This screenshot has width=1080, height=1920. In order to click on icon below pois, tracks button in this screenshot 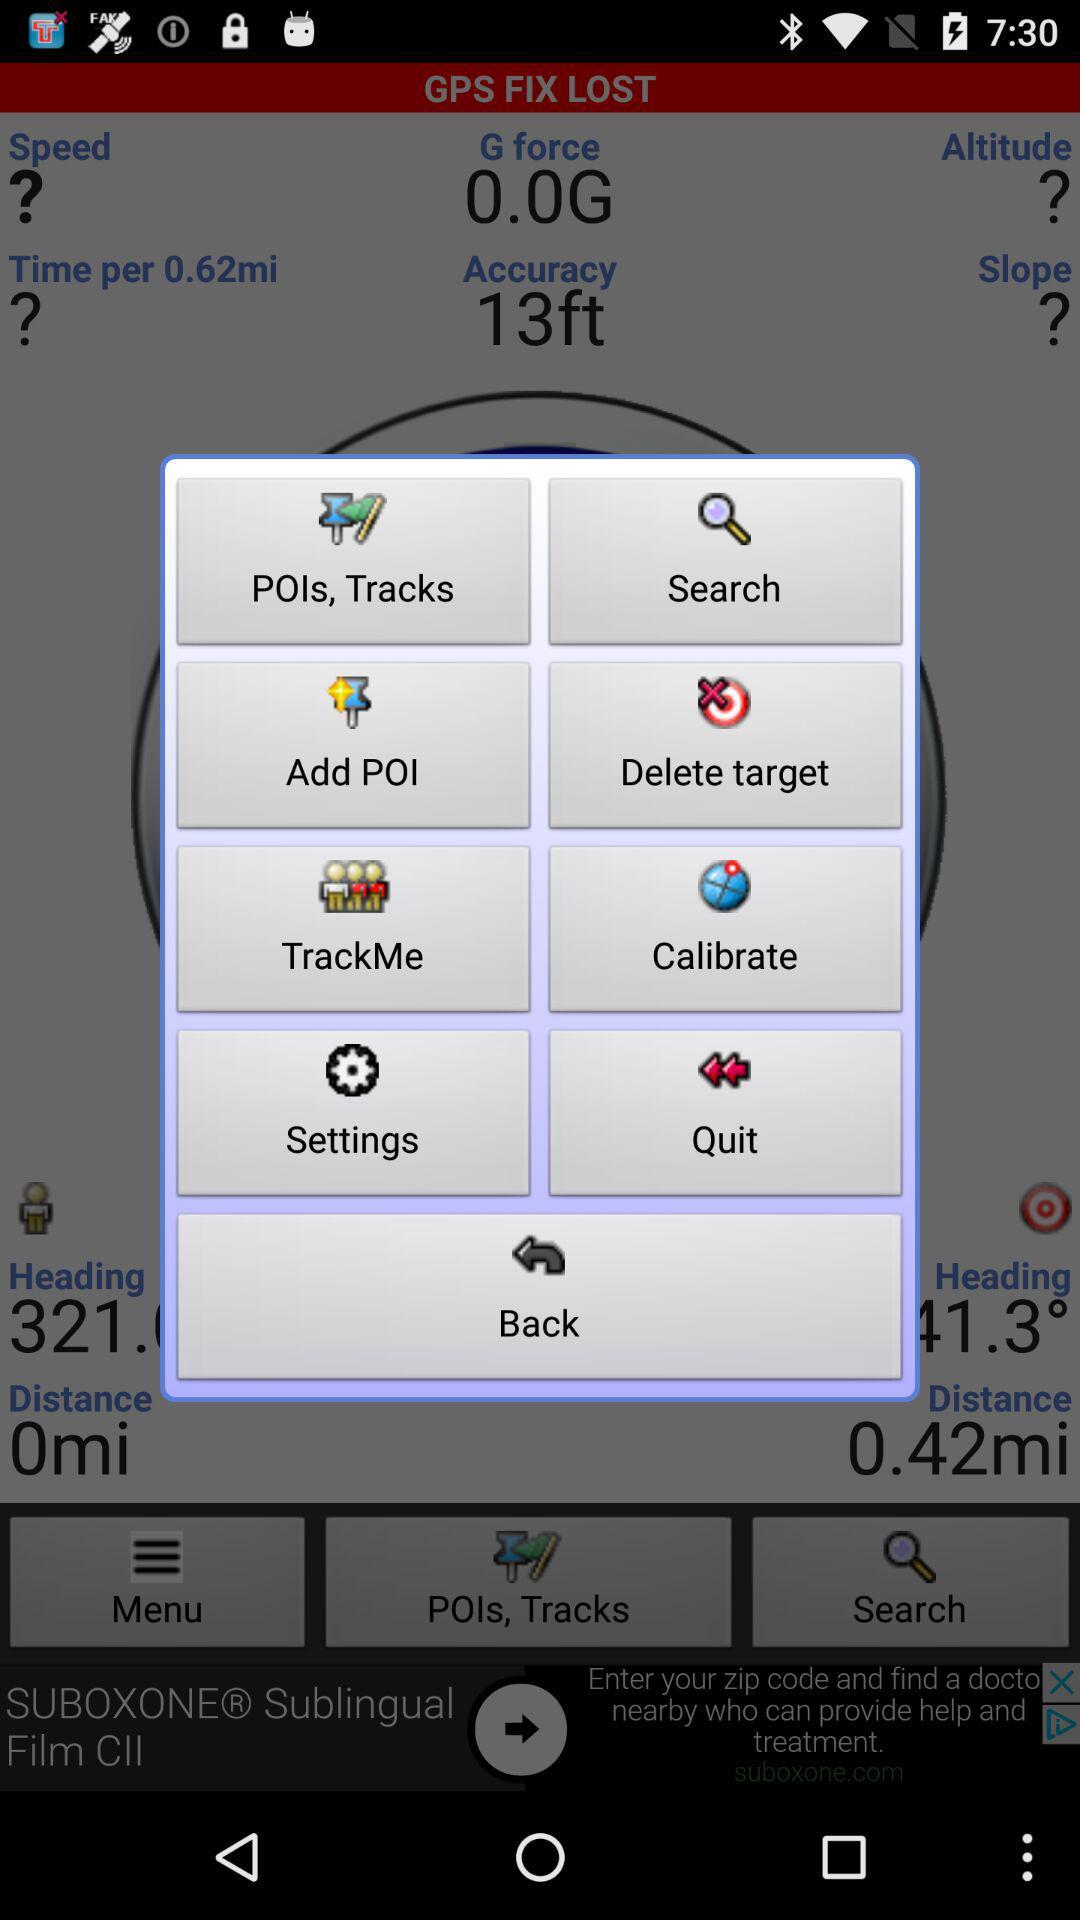, I will do `click(353, 750)`.